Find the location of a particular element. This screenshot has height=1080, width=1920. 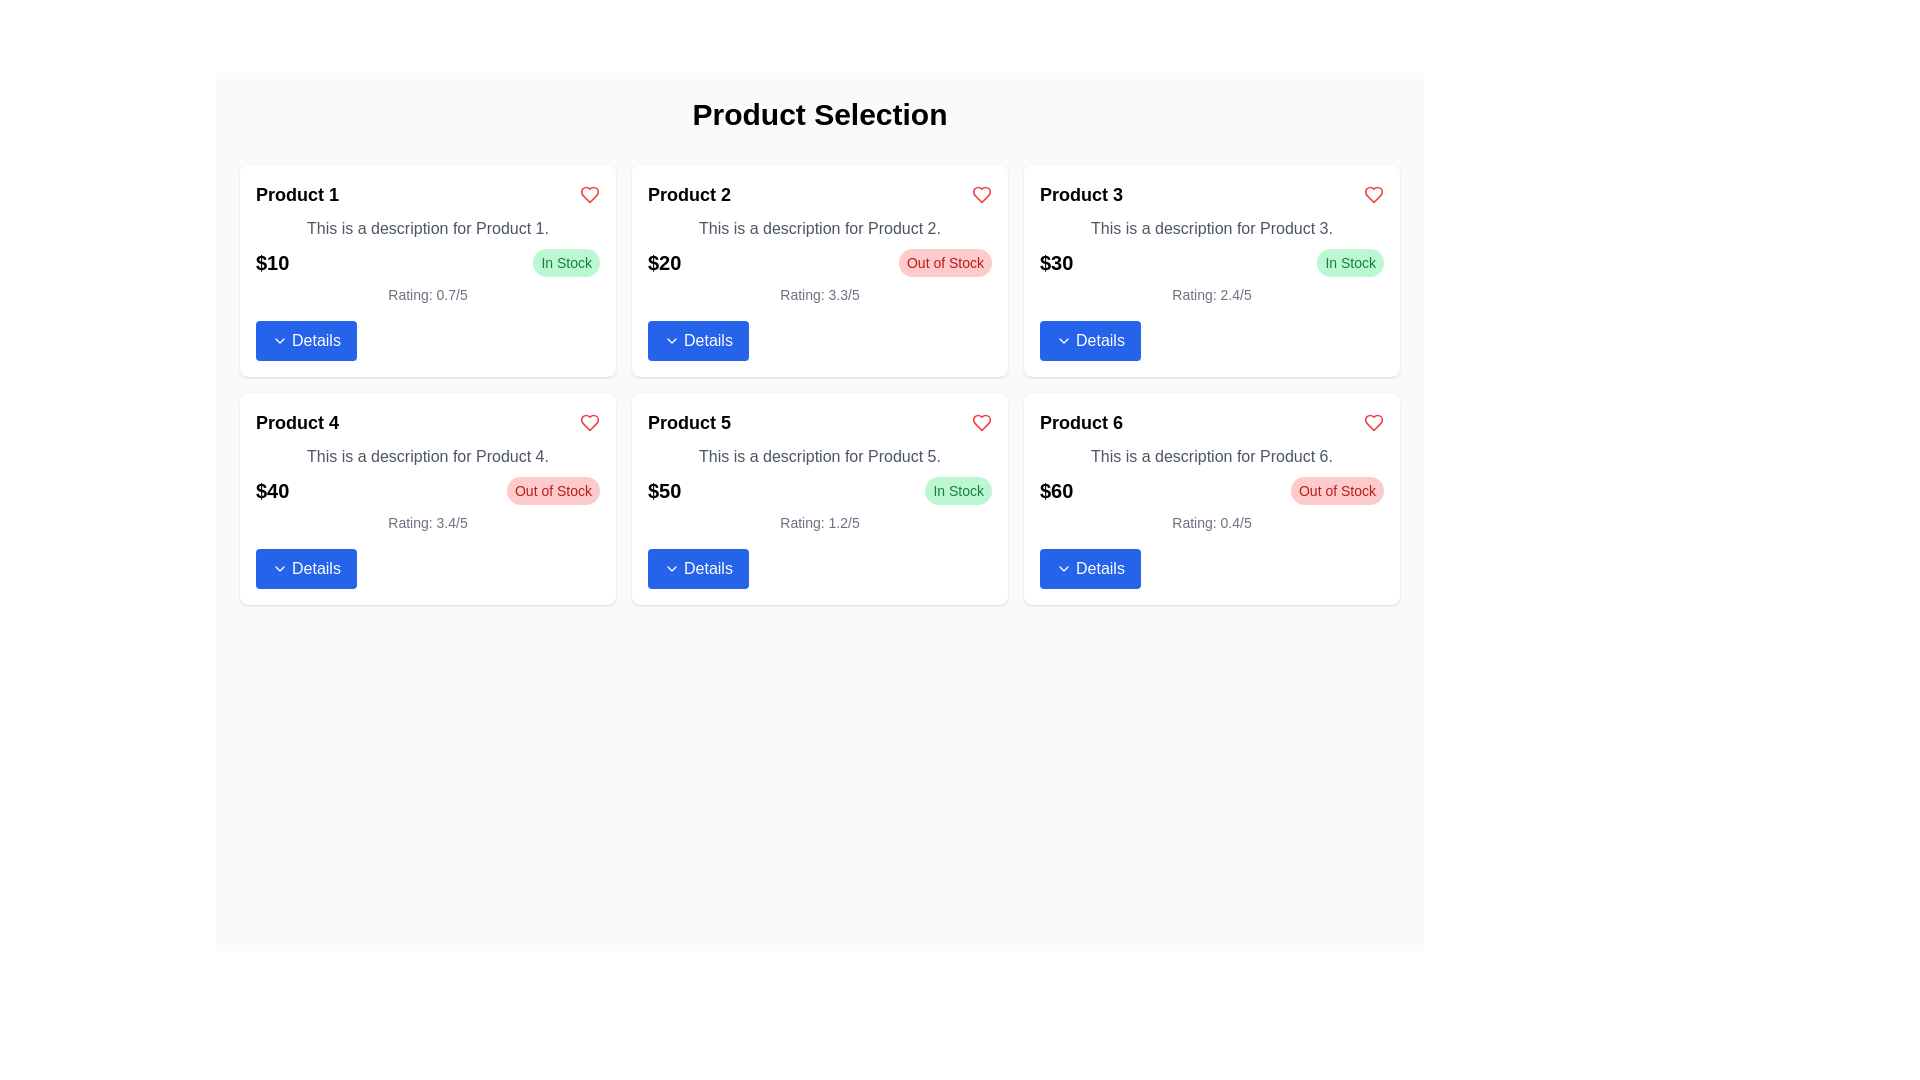

the blue rectangular button with rounded corners labeled 'Details' located at the bottom of the card for 'Product 3' is located at coordinates (1089, 339).